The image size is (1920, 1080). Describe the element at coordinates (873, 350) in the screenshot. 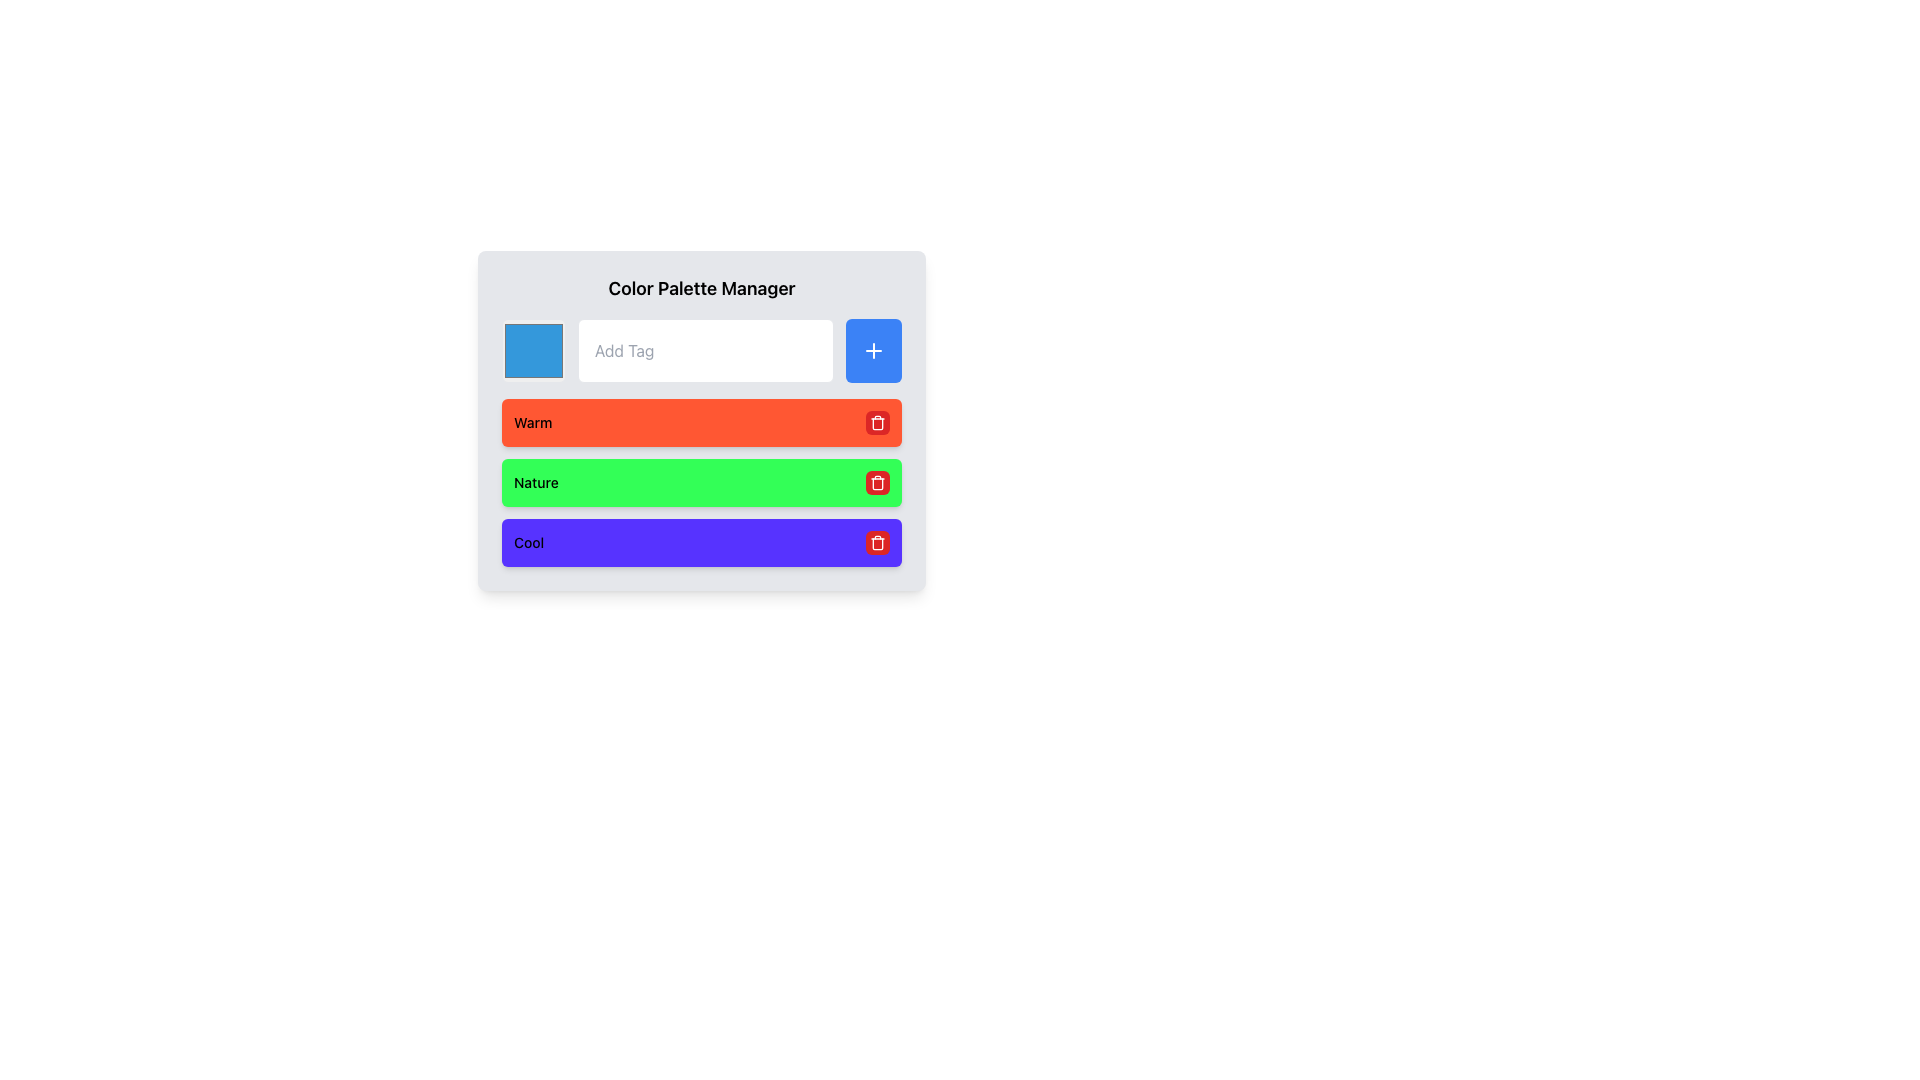

I see `the add button located at the rightmost side of the input field and color picker, identified by its plus icon` at that location.